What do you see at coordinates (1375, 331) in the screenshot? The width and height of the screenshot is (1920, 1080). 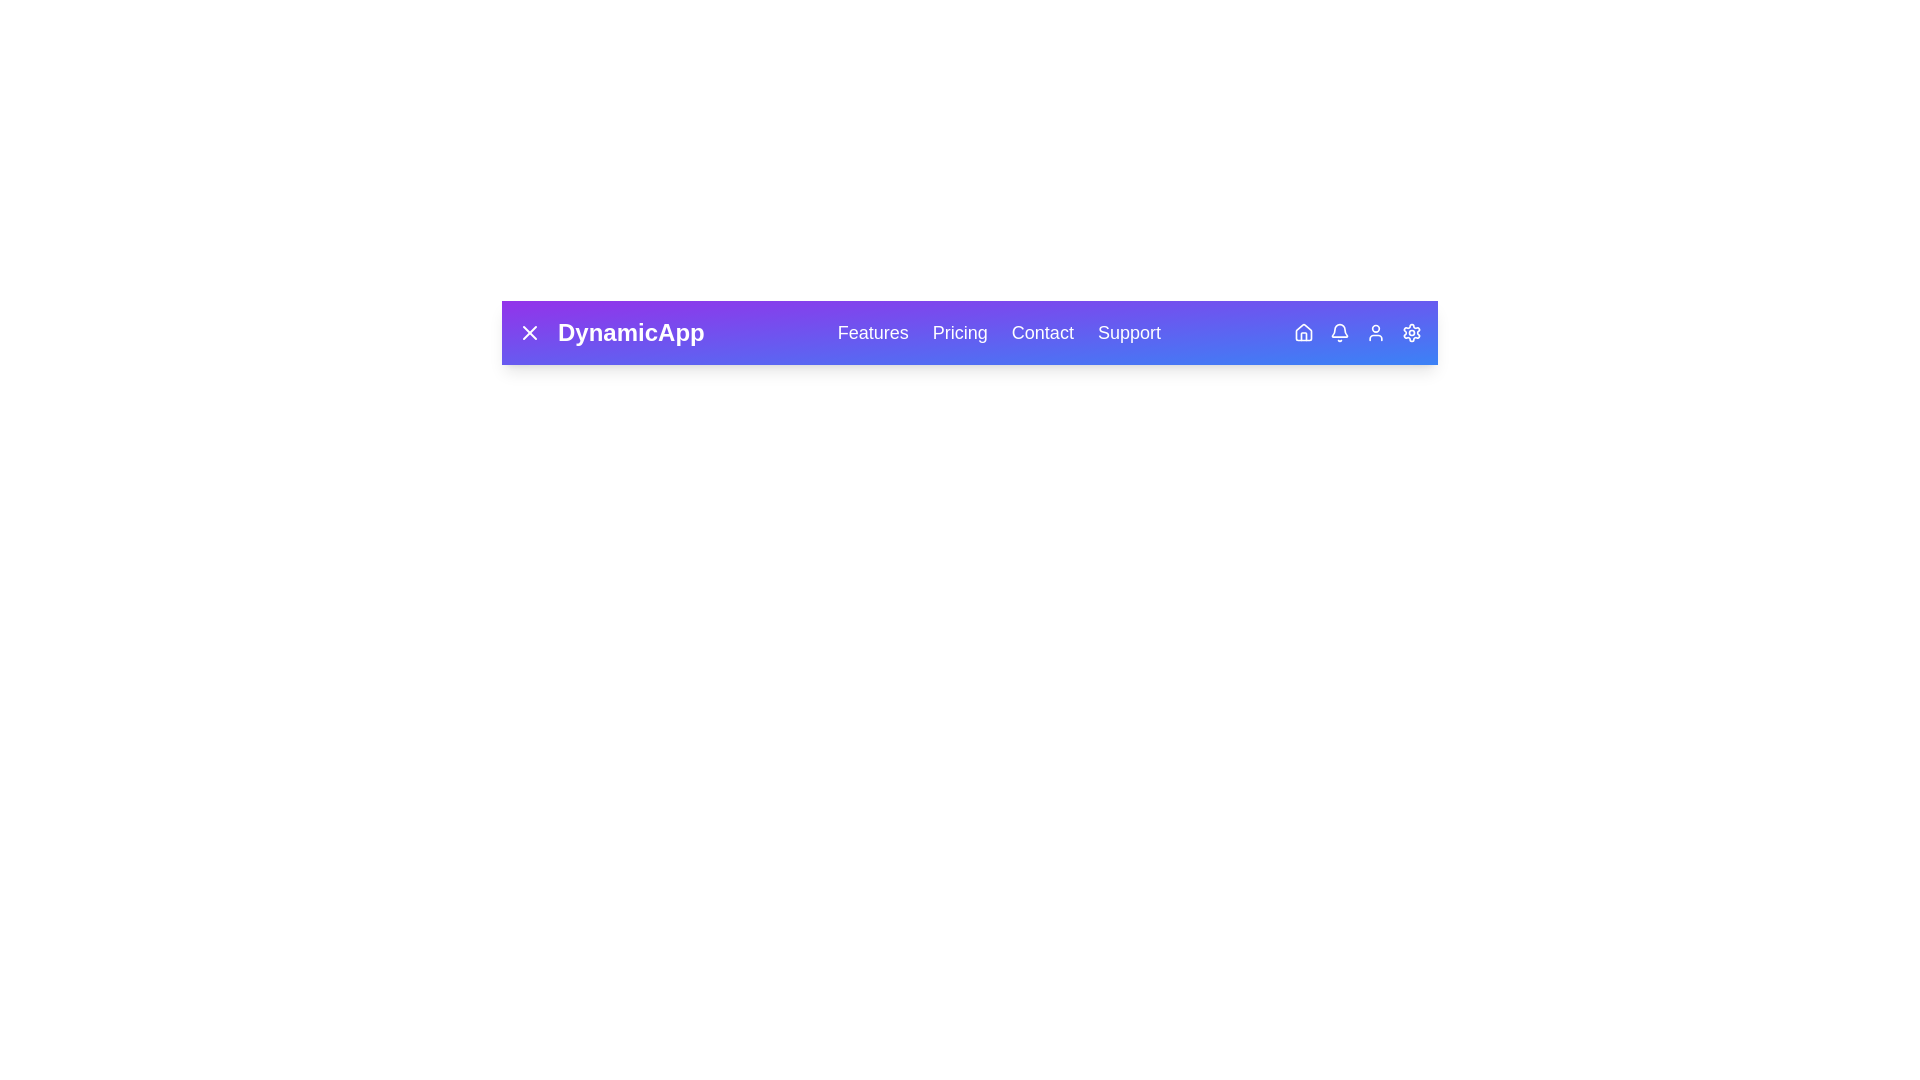 I see `the Profile icon in the DynamicAppBar` at bounding box center [1375, 331].